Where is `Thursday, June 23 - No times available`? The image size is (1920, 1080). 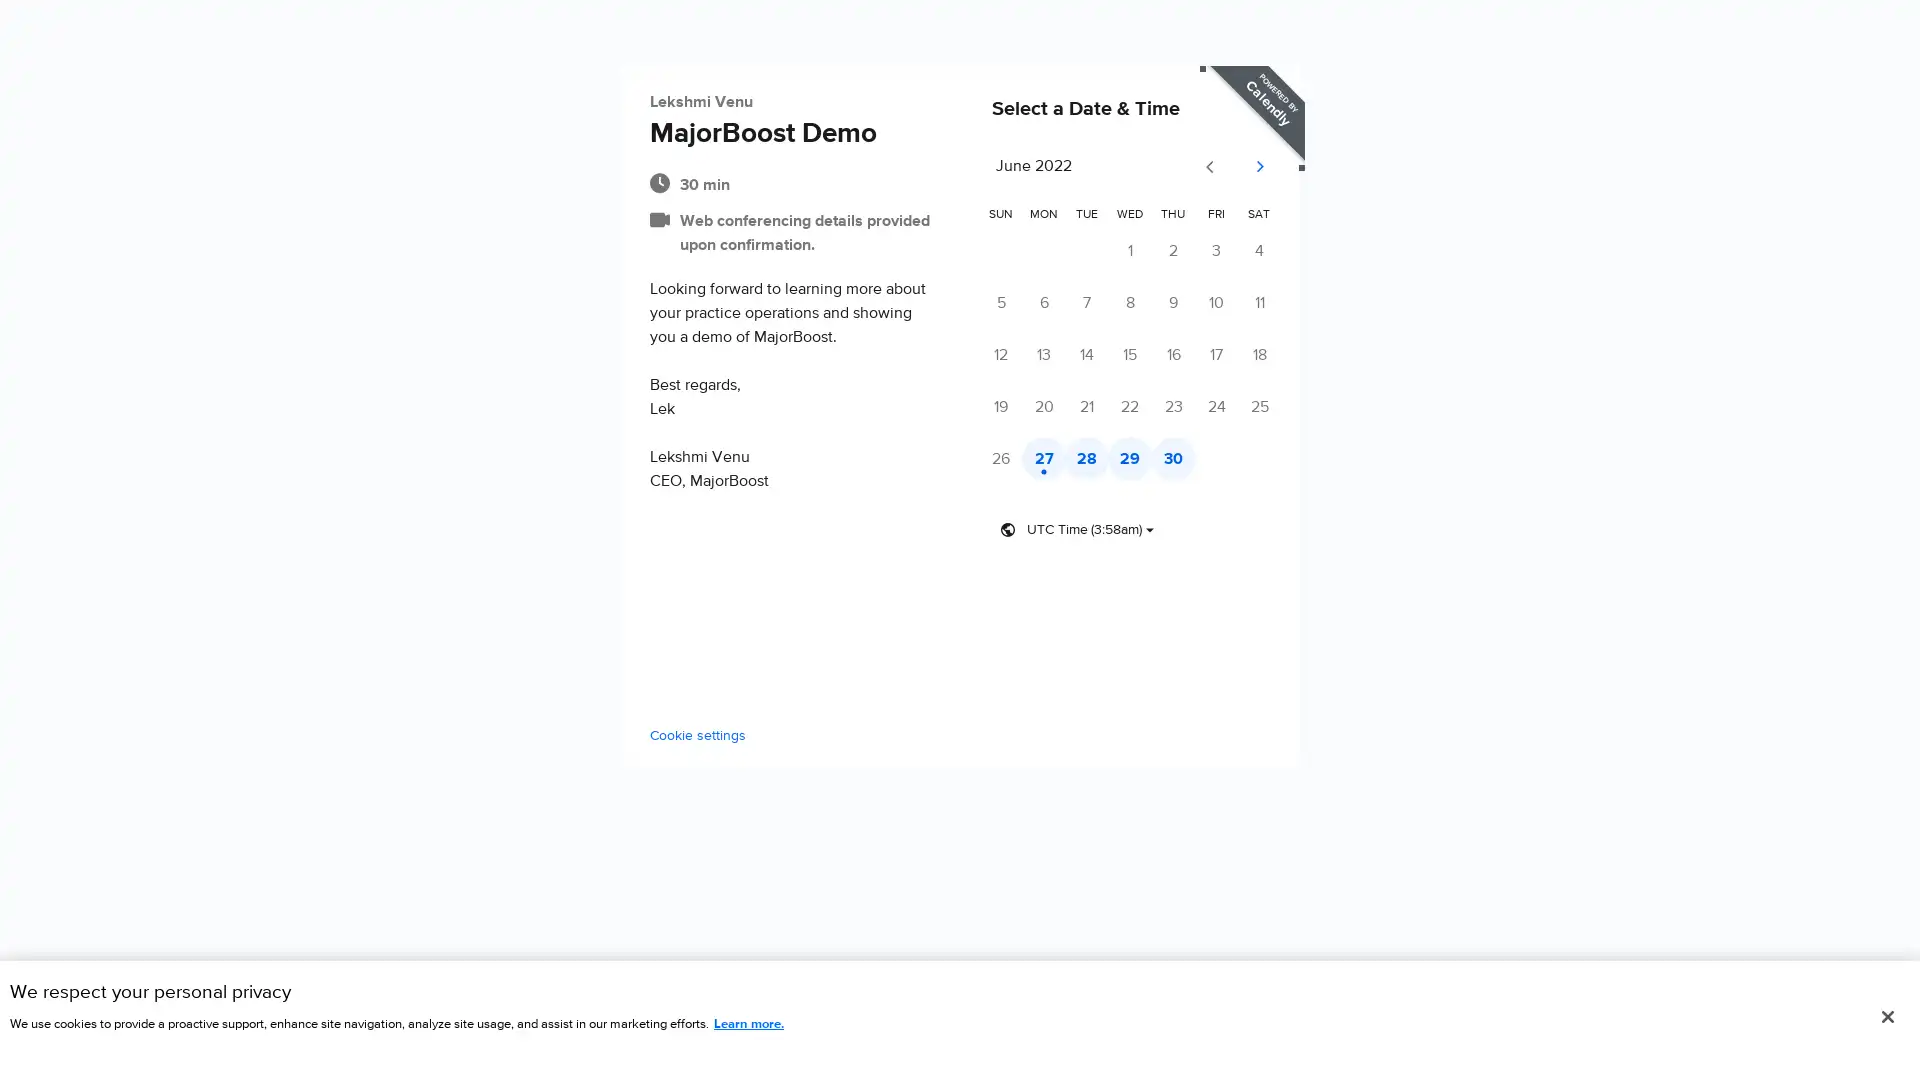 Thursday, June 23 - No times available is located at coordinates (1209, 407).